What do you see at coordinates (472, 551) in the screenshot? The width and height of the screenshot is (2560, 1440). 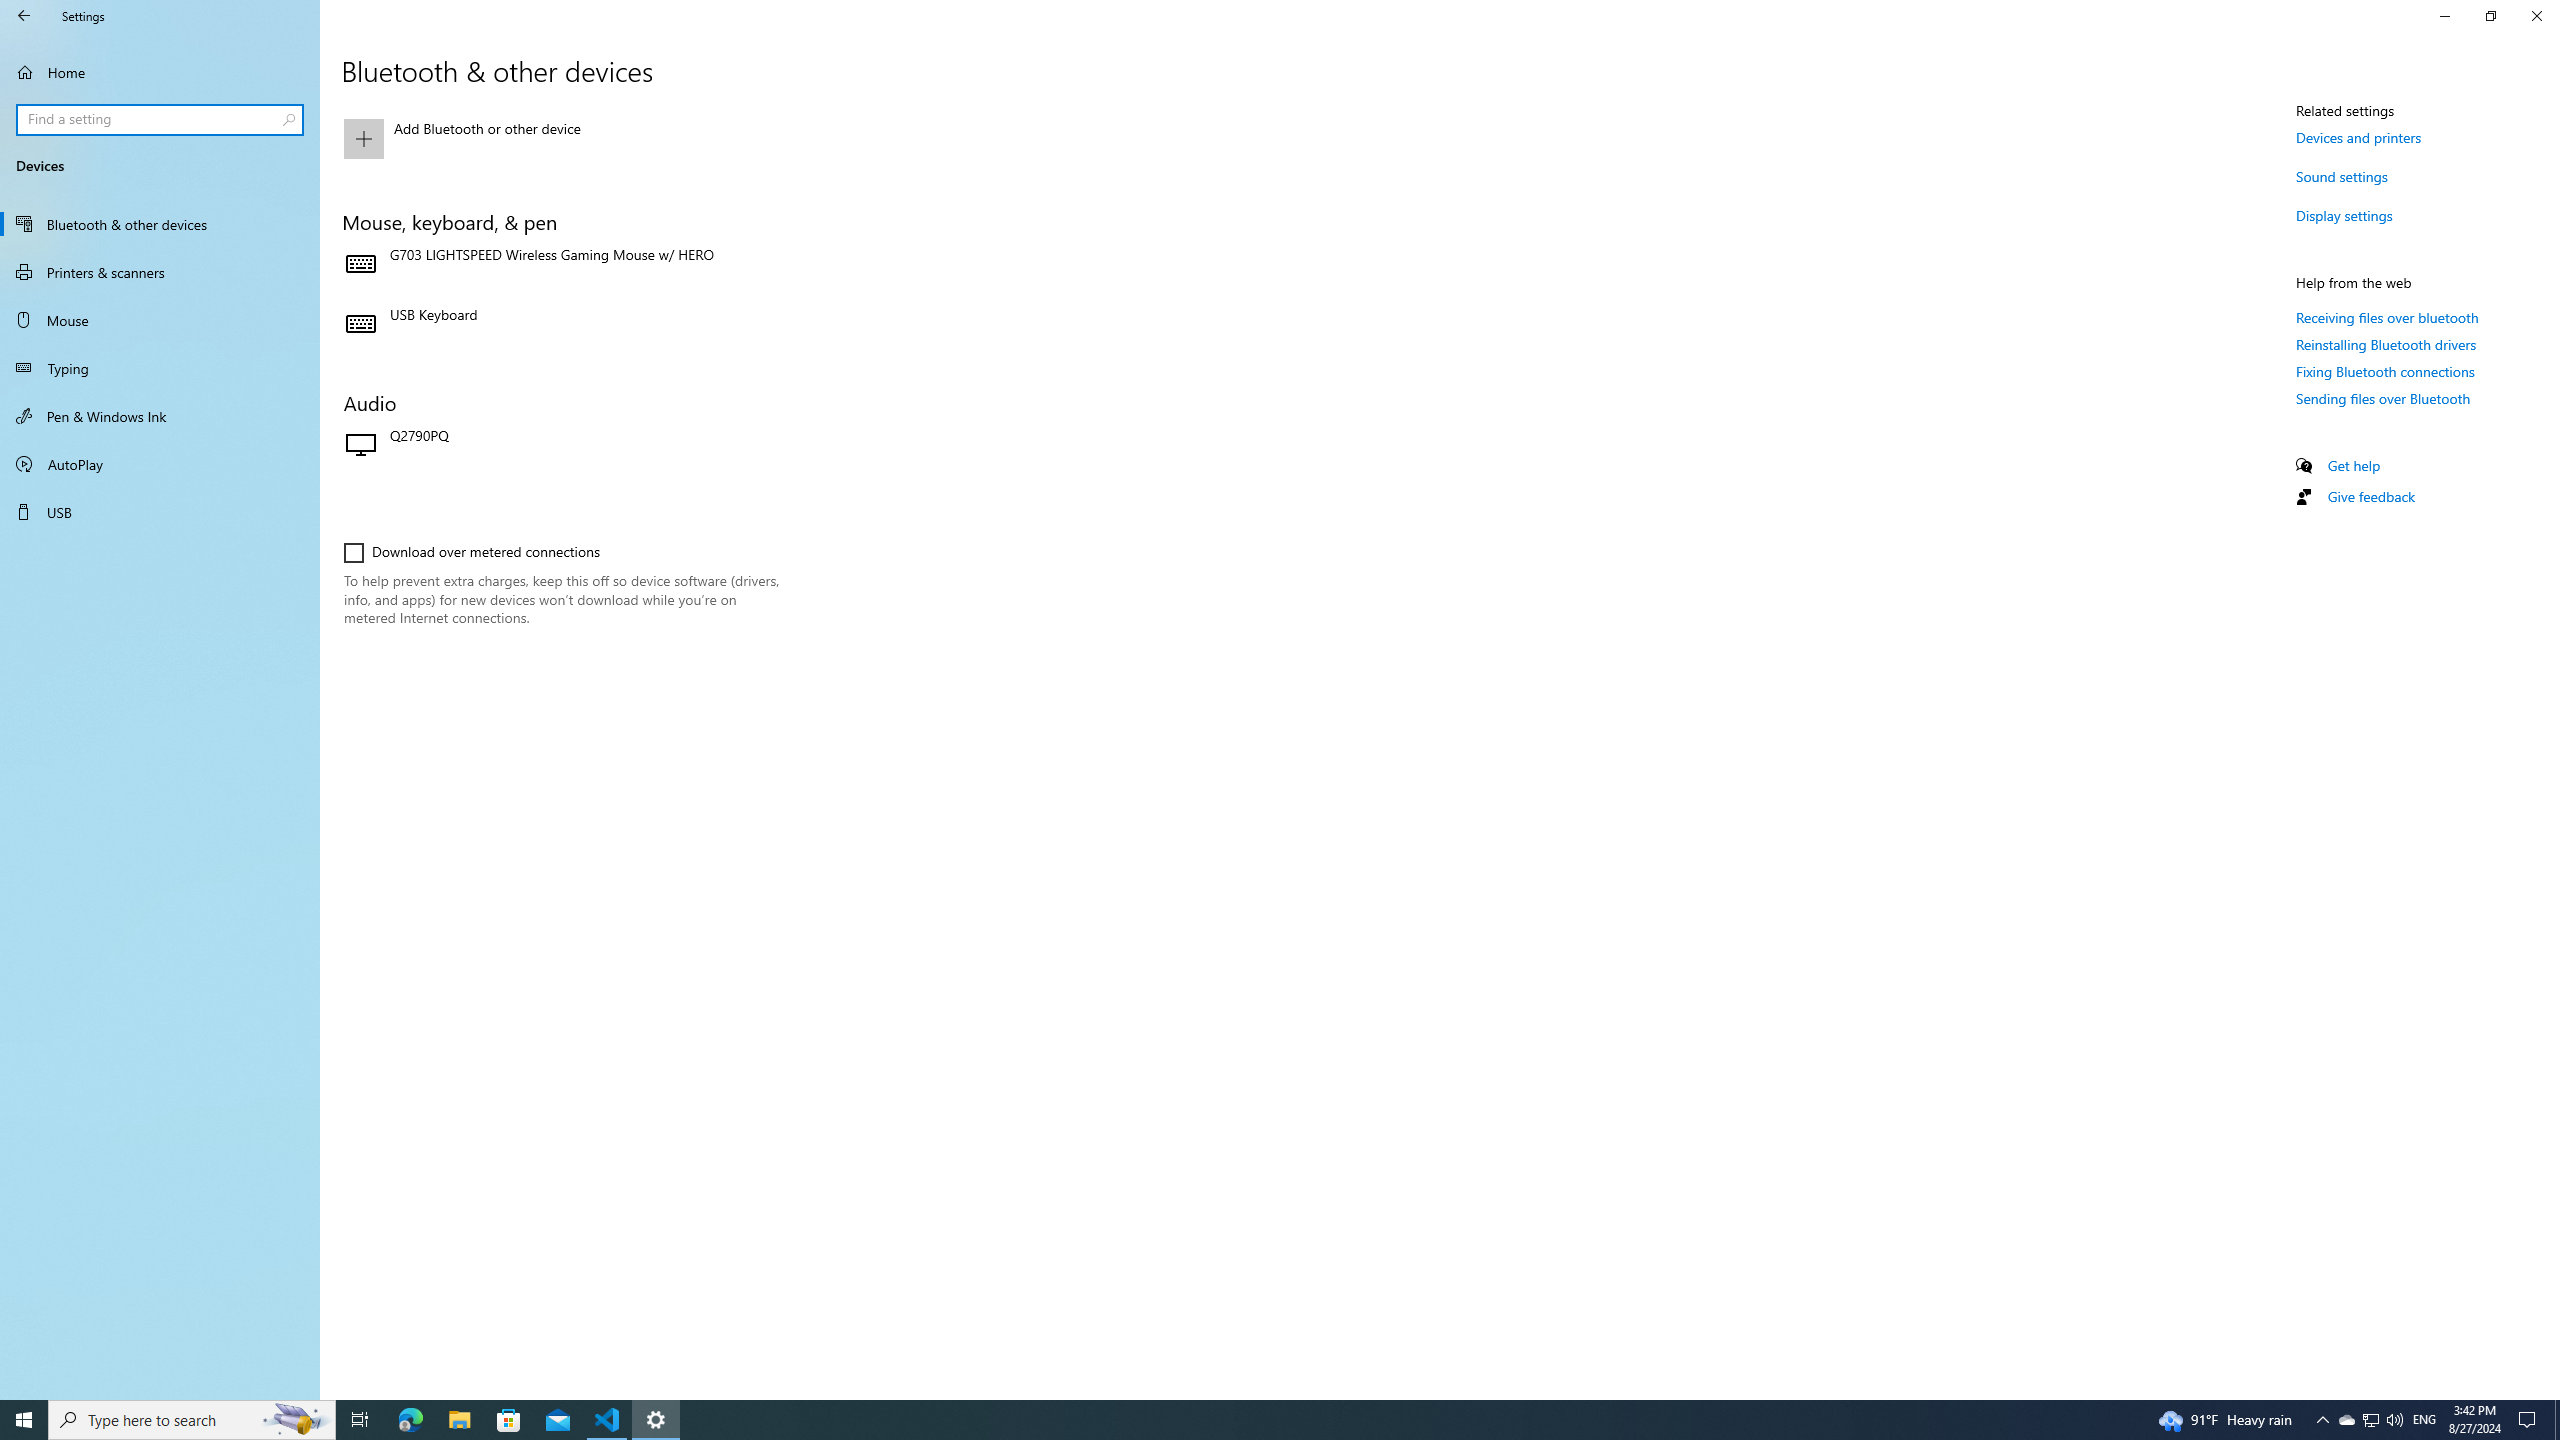 I see `'Download over metered connections'` at bounding box center [472, 551].